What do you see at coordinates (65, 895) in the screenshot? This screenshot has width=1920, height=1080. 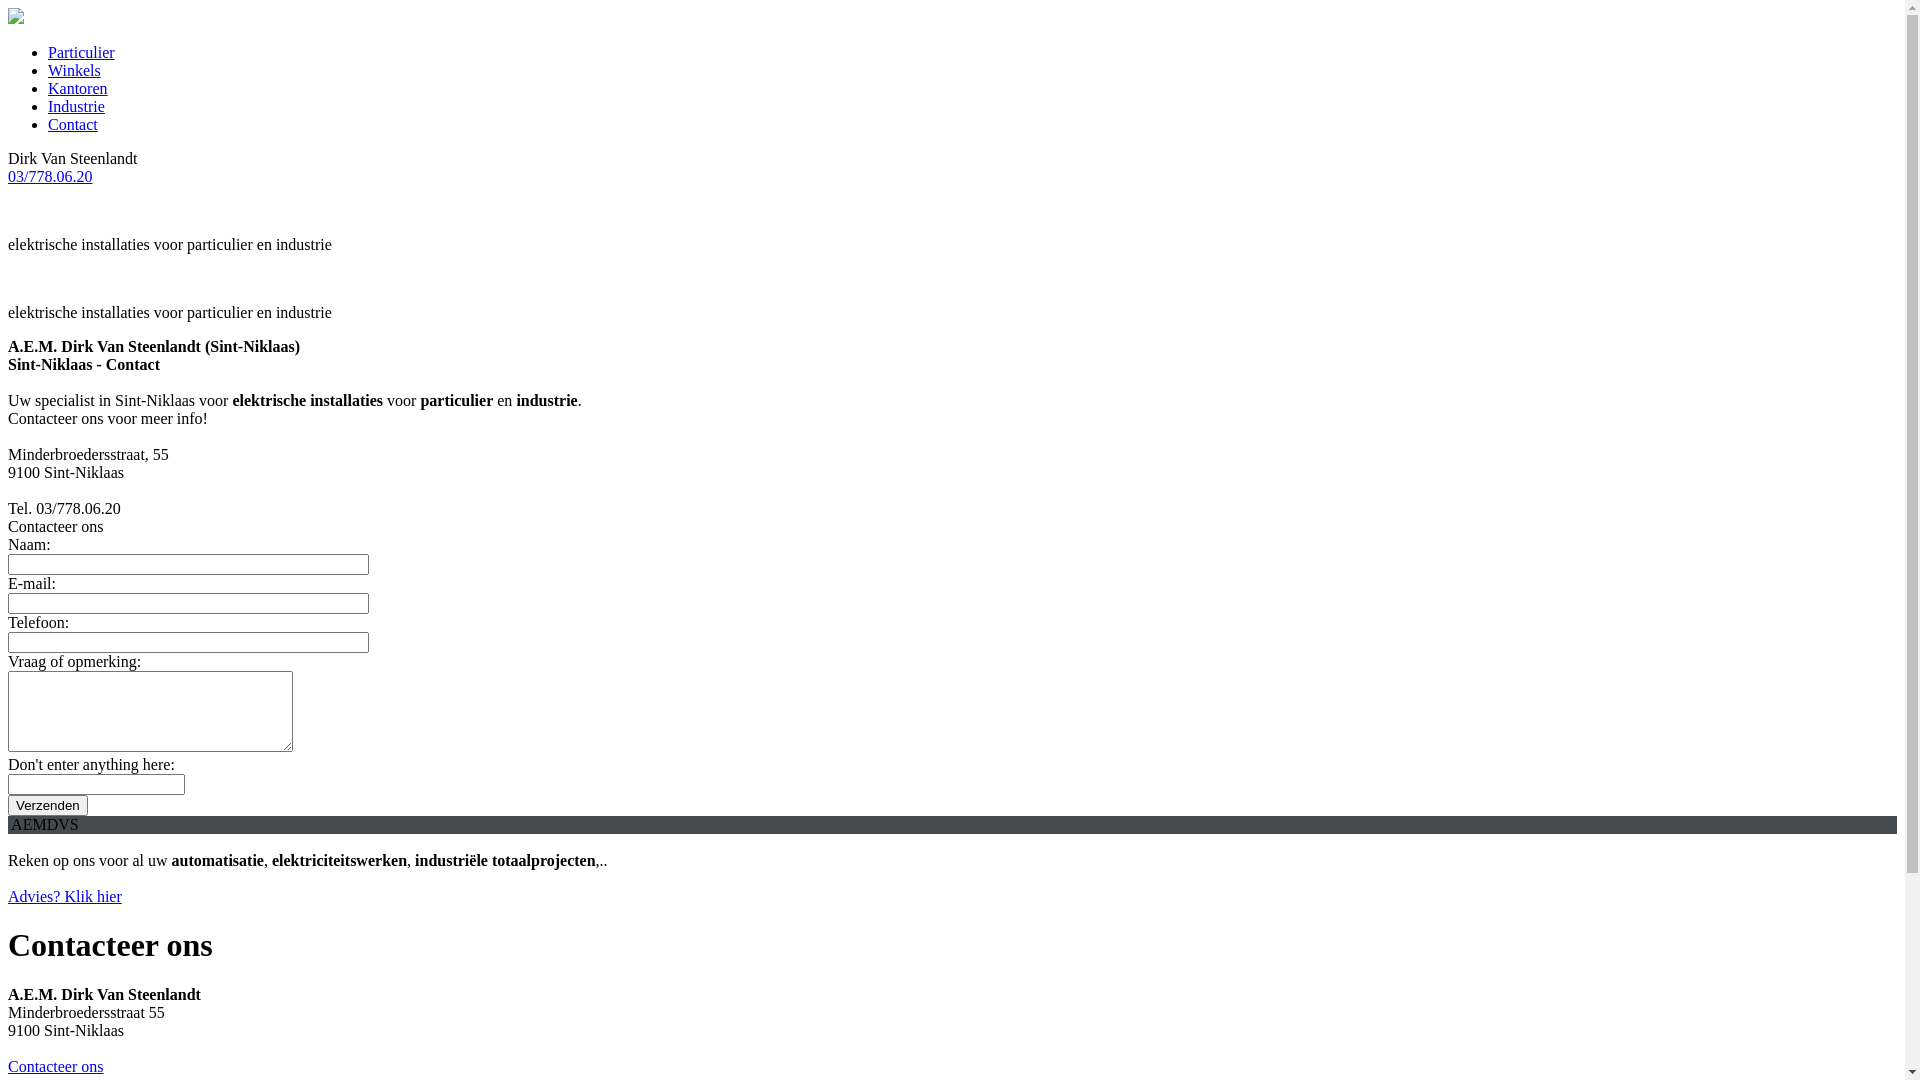 I see `'Advies? Klik hier'` at bounding box center [65, 895].